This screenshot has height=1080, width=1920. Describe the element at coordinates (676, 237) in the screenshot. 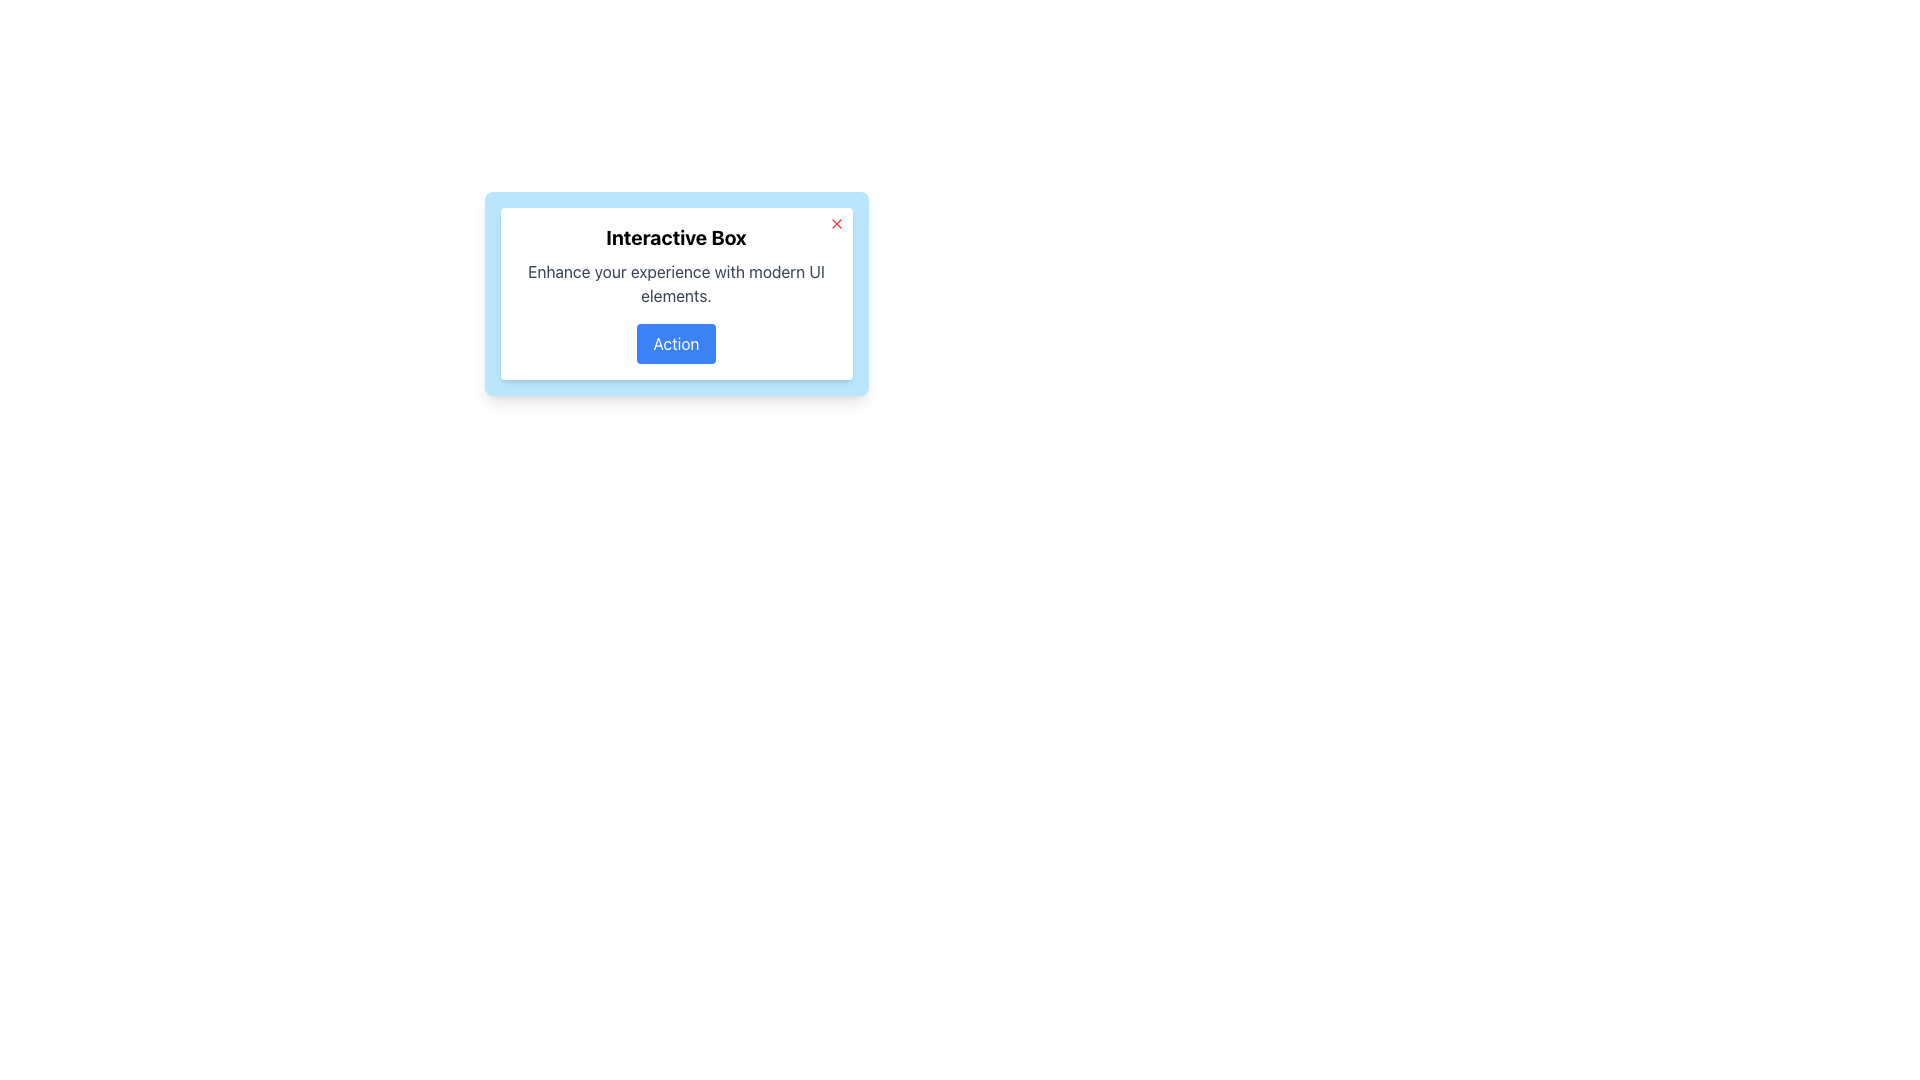

I see `the Text Label that serves as a header within a white, rounded-corner card, positioned centrally in the interface` at that location.